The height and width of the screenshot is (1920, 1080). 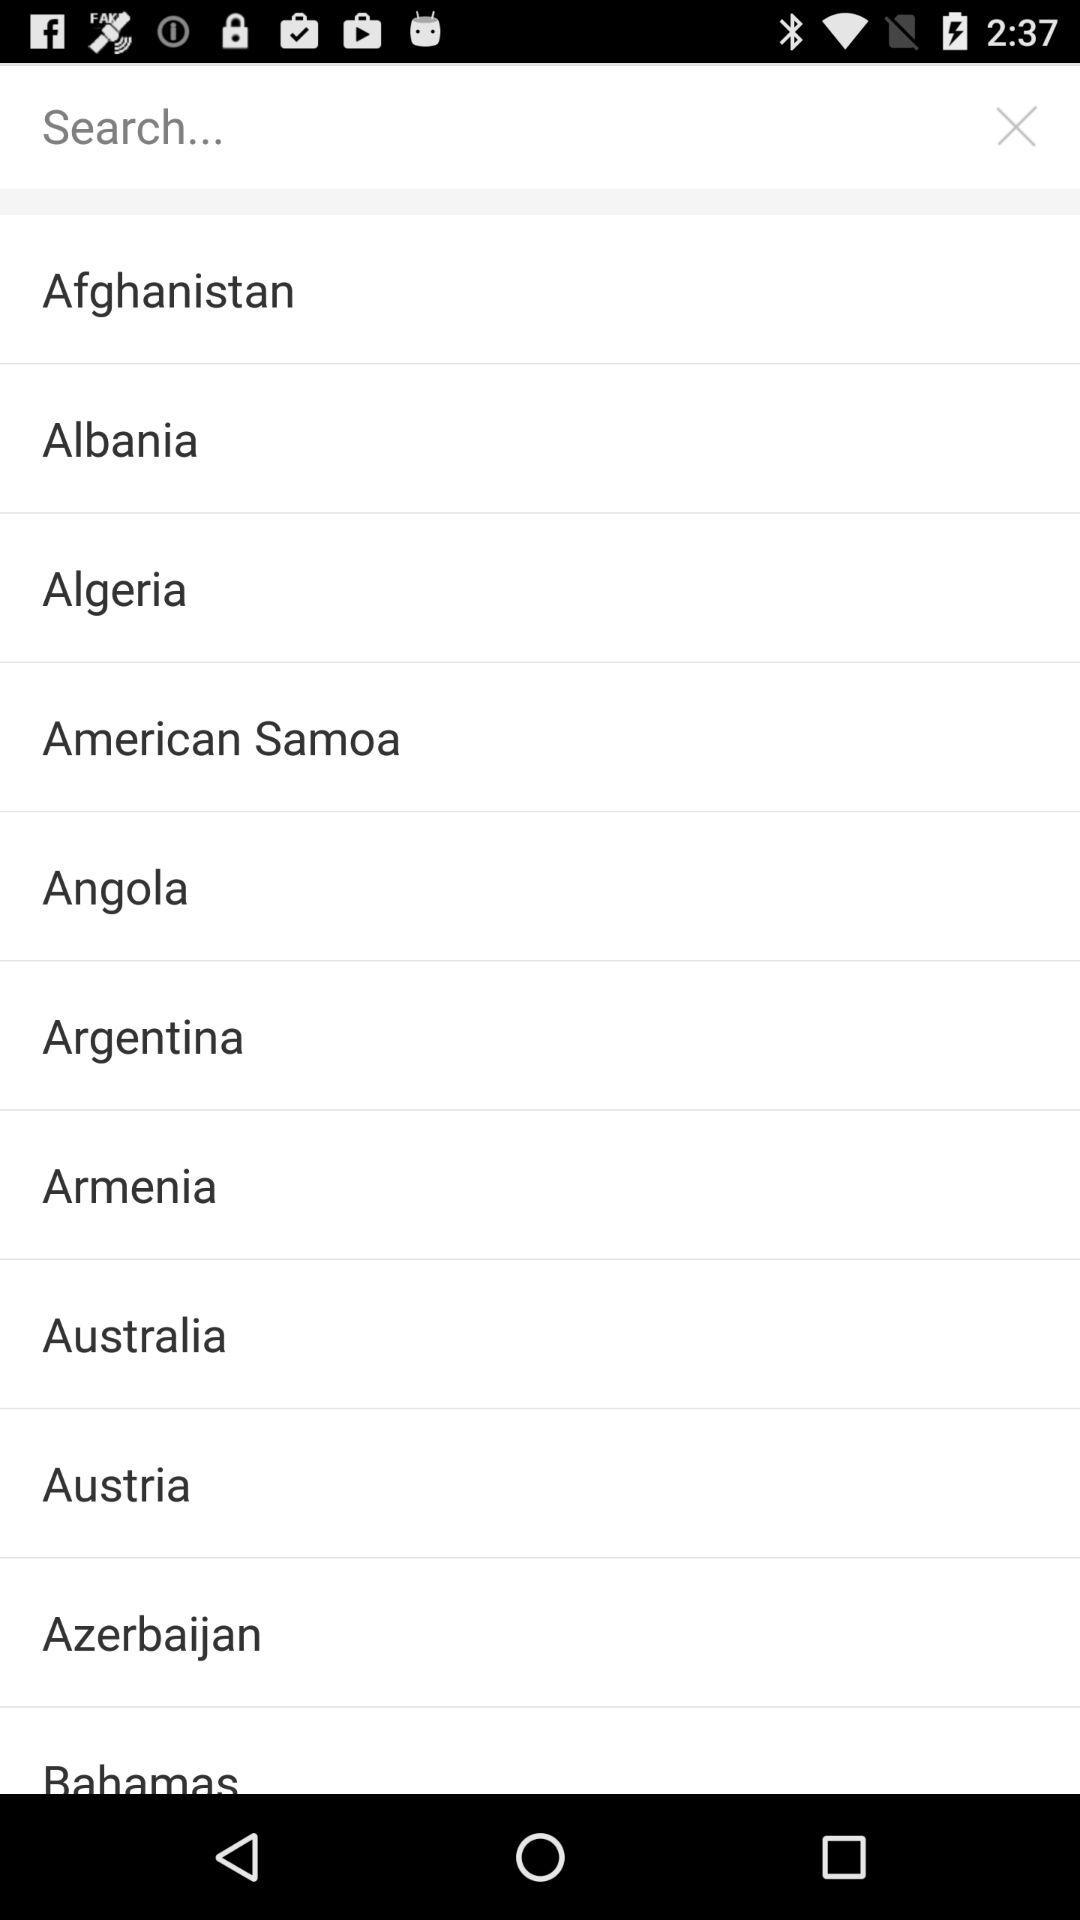 What do you see at coordinates (540, 288) in the screenshot?
I see `afghanistan` at bounding box center [540, 288].